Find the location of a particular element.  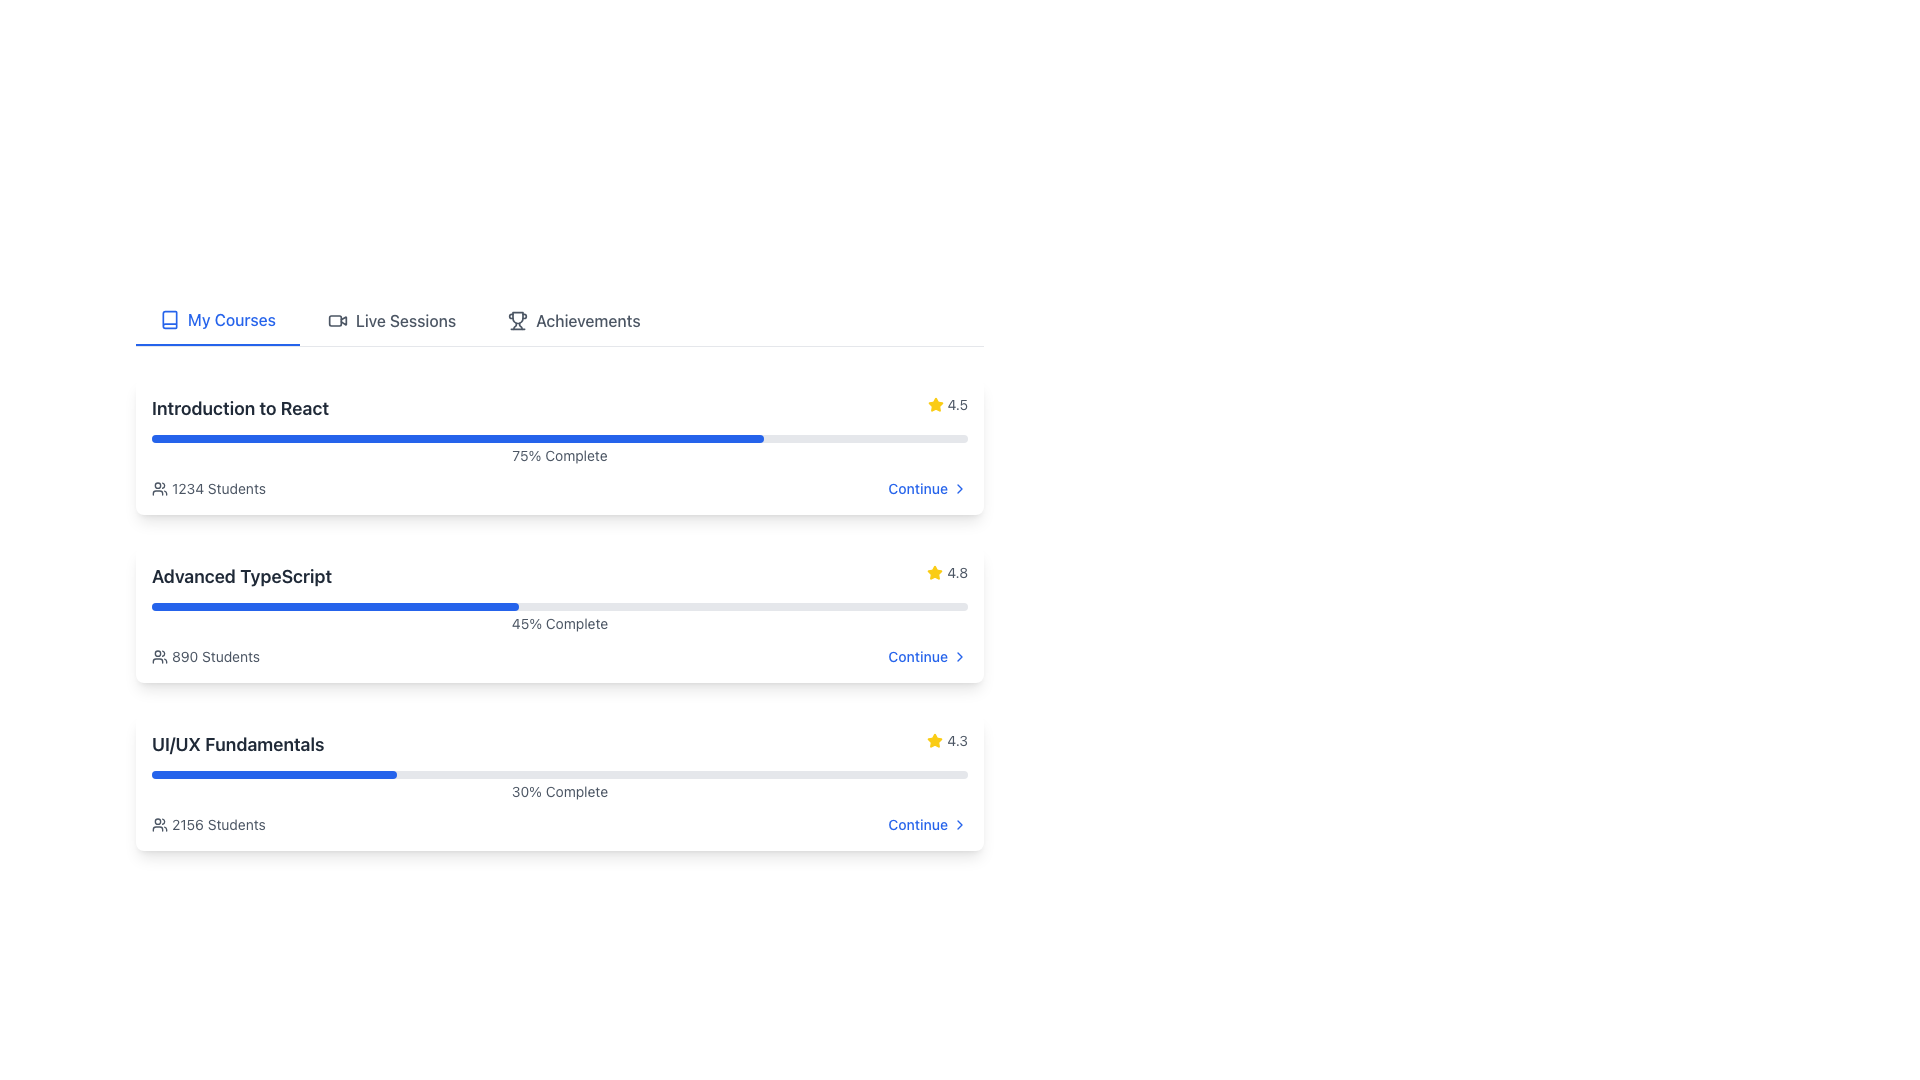

the progress bar indicating the completion percentage for the 'UI/UX Fundamentals' course, which is the third card in a vertically stacked list of course cards is located at coordinates (560, 785).